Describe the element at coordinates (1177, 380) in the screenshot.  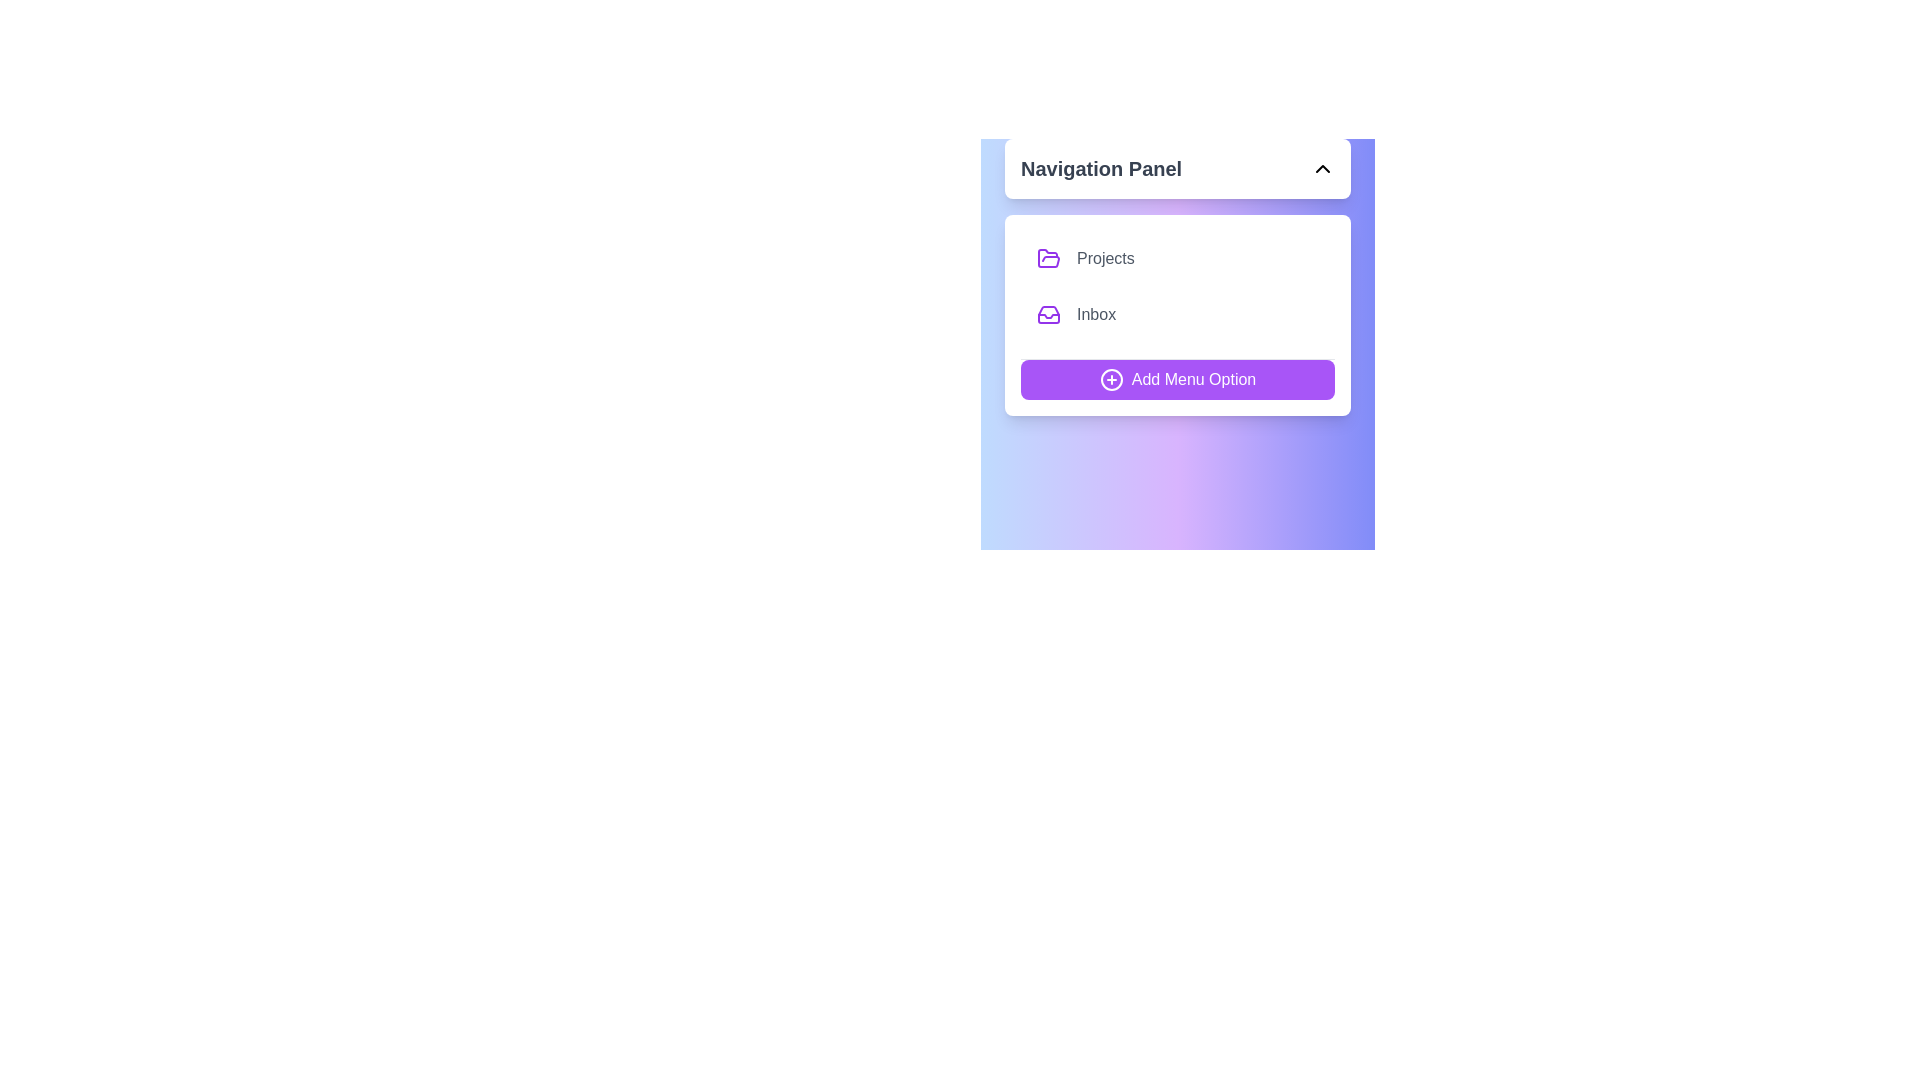
I see `the 'Add Menu Option' button to initiate the action` at that location.